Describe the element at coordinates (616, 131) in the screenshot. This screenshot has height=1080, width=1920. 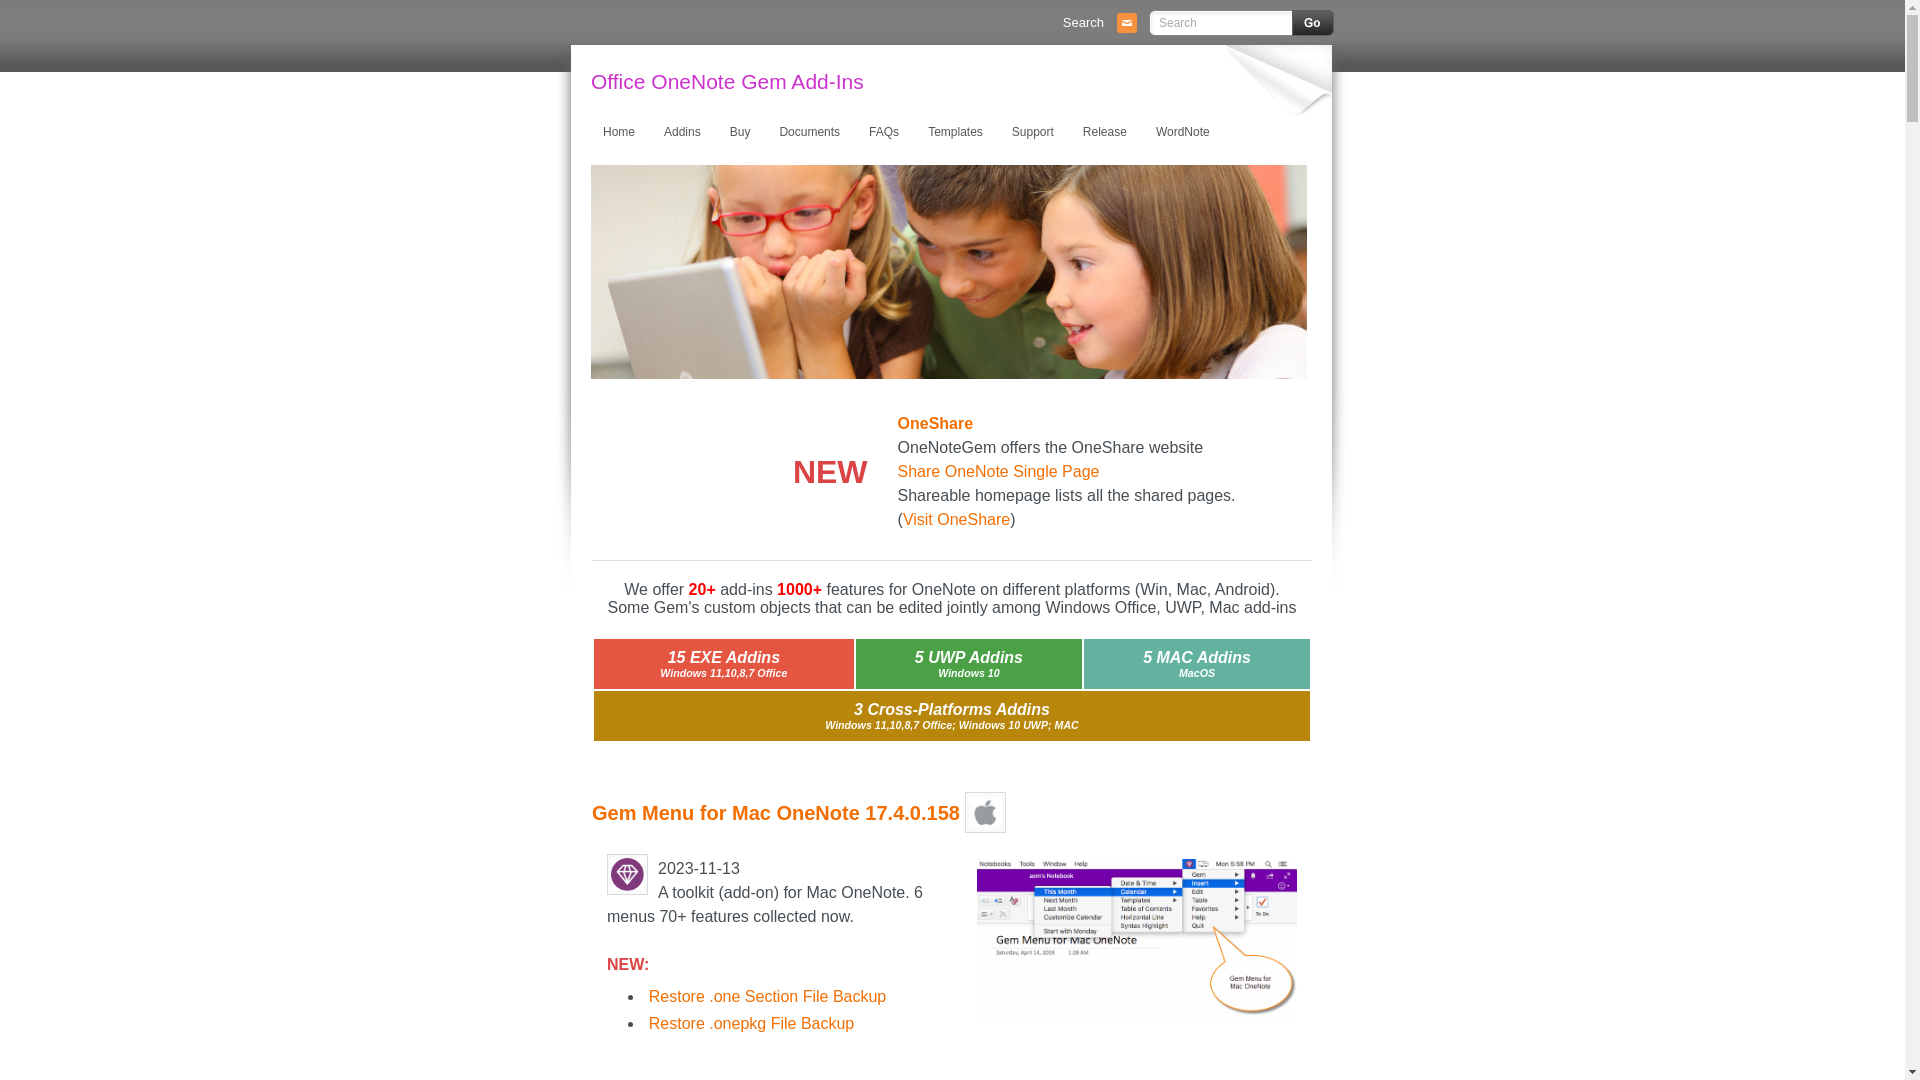
I see `'Home'` at that location.